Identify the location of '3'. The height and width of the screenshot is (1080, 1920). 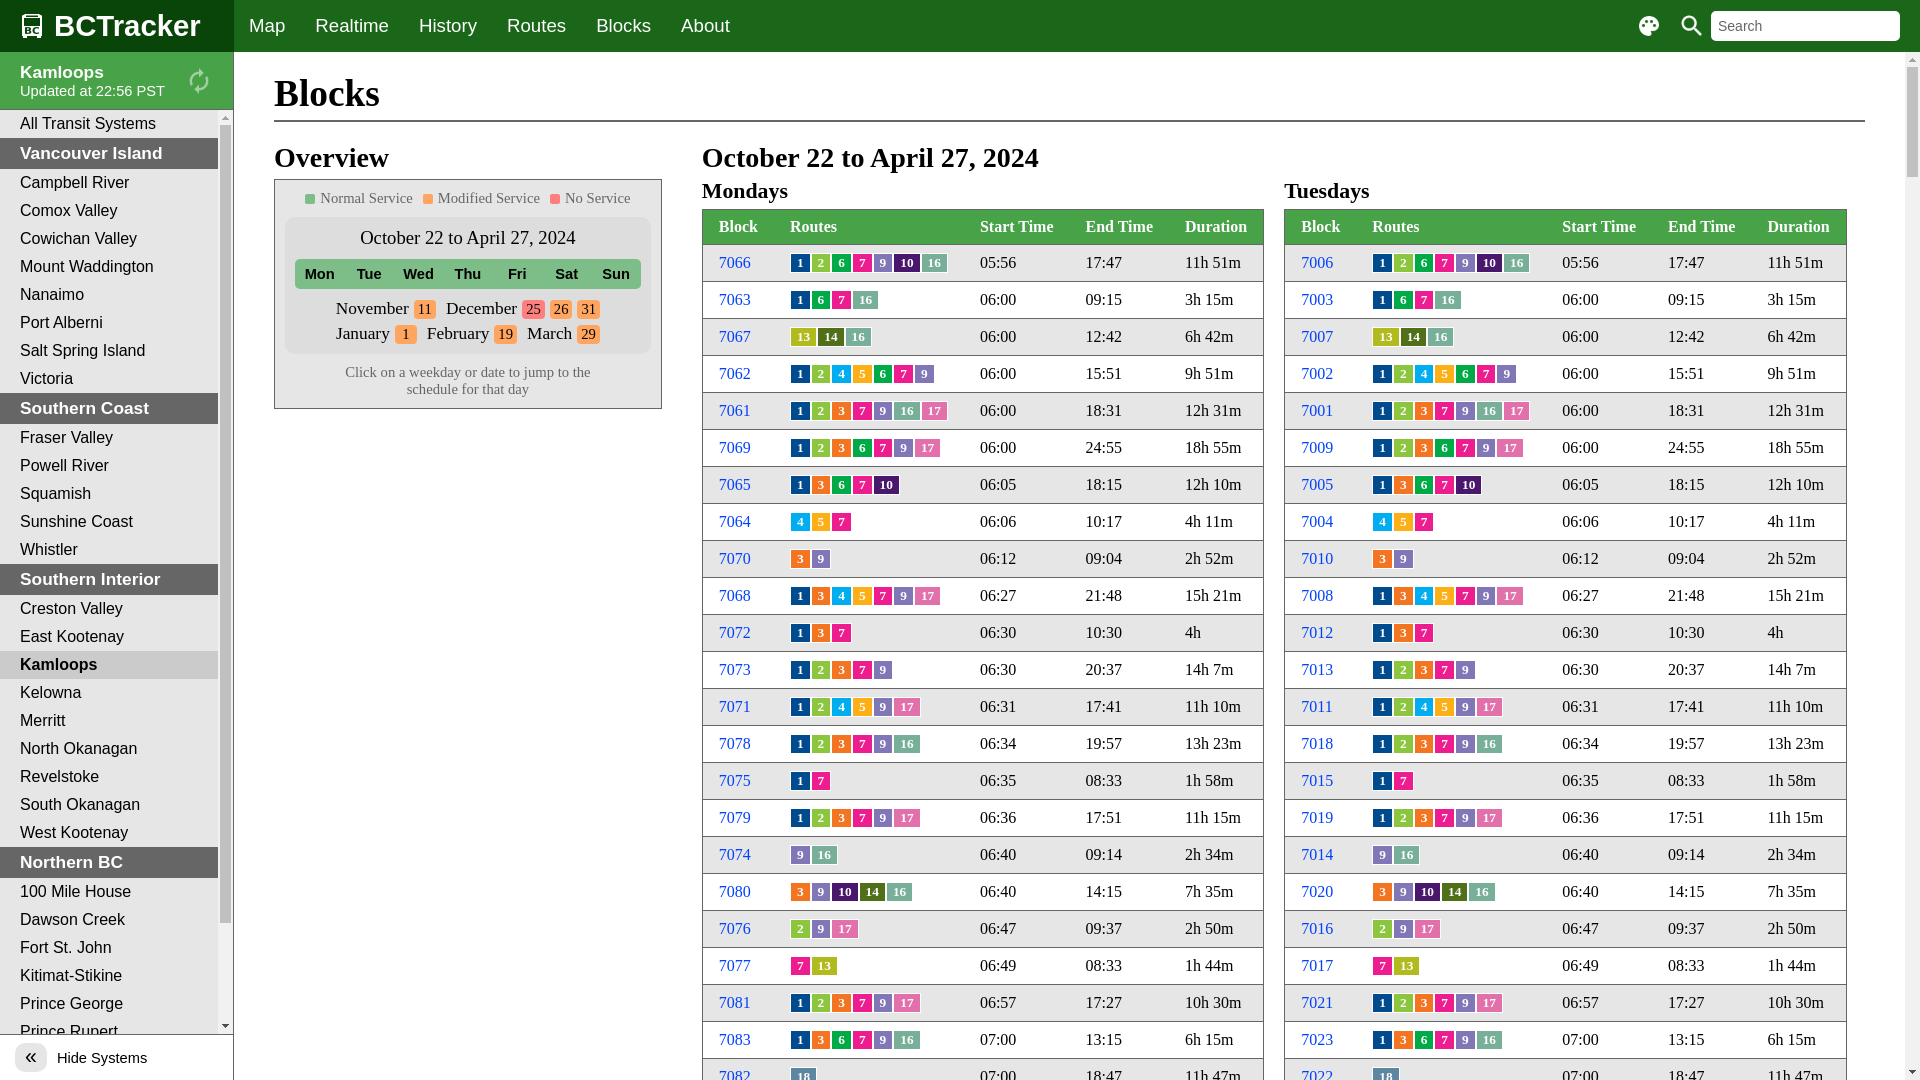
(1423, 1002).